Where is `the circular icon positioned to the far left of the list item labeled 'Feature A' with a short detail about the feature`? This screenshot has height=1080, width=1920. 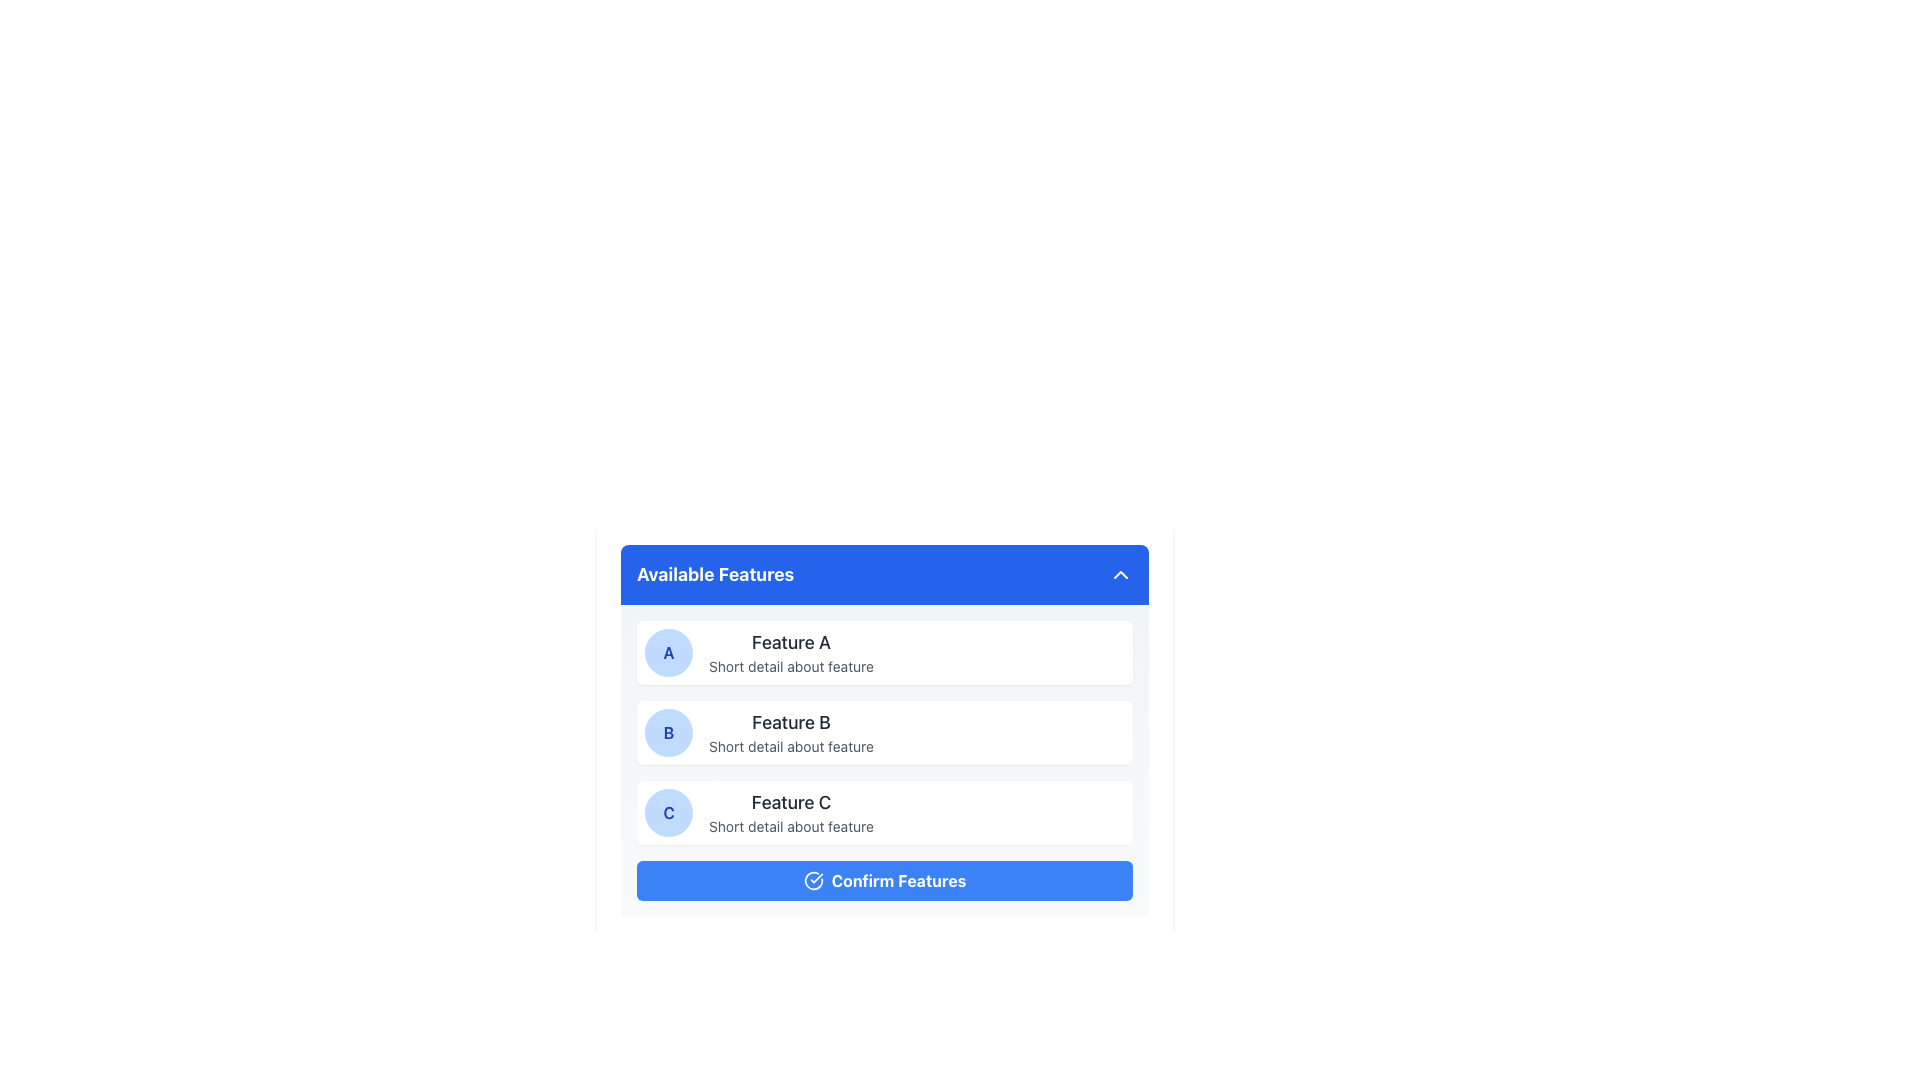
the circular icon positioned to the far left of the list item labeled 'Feature A' with a short detail about the feature is located at coordinates (668, 652).